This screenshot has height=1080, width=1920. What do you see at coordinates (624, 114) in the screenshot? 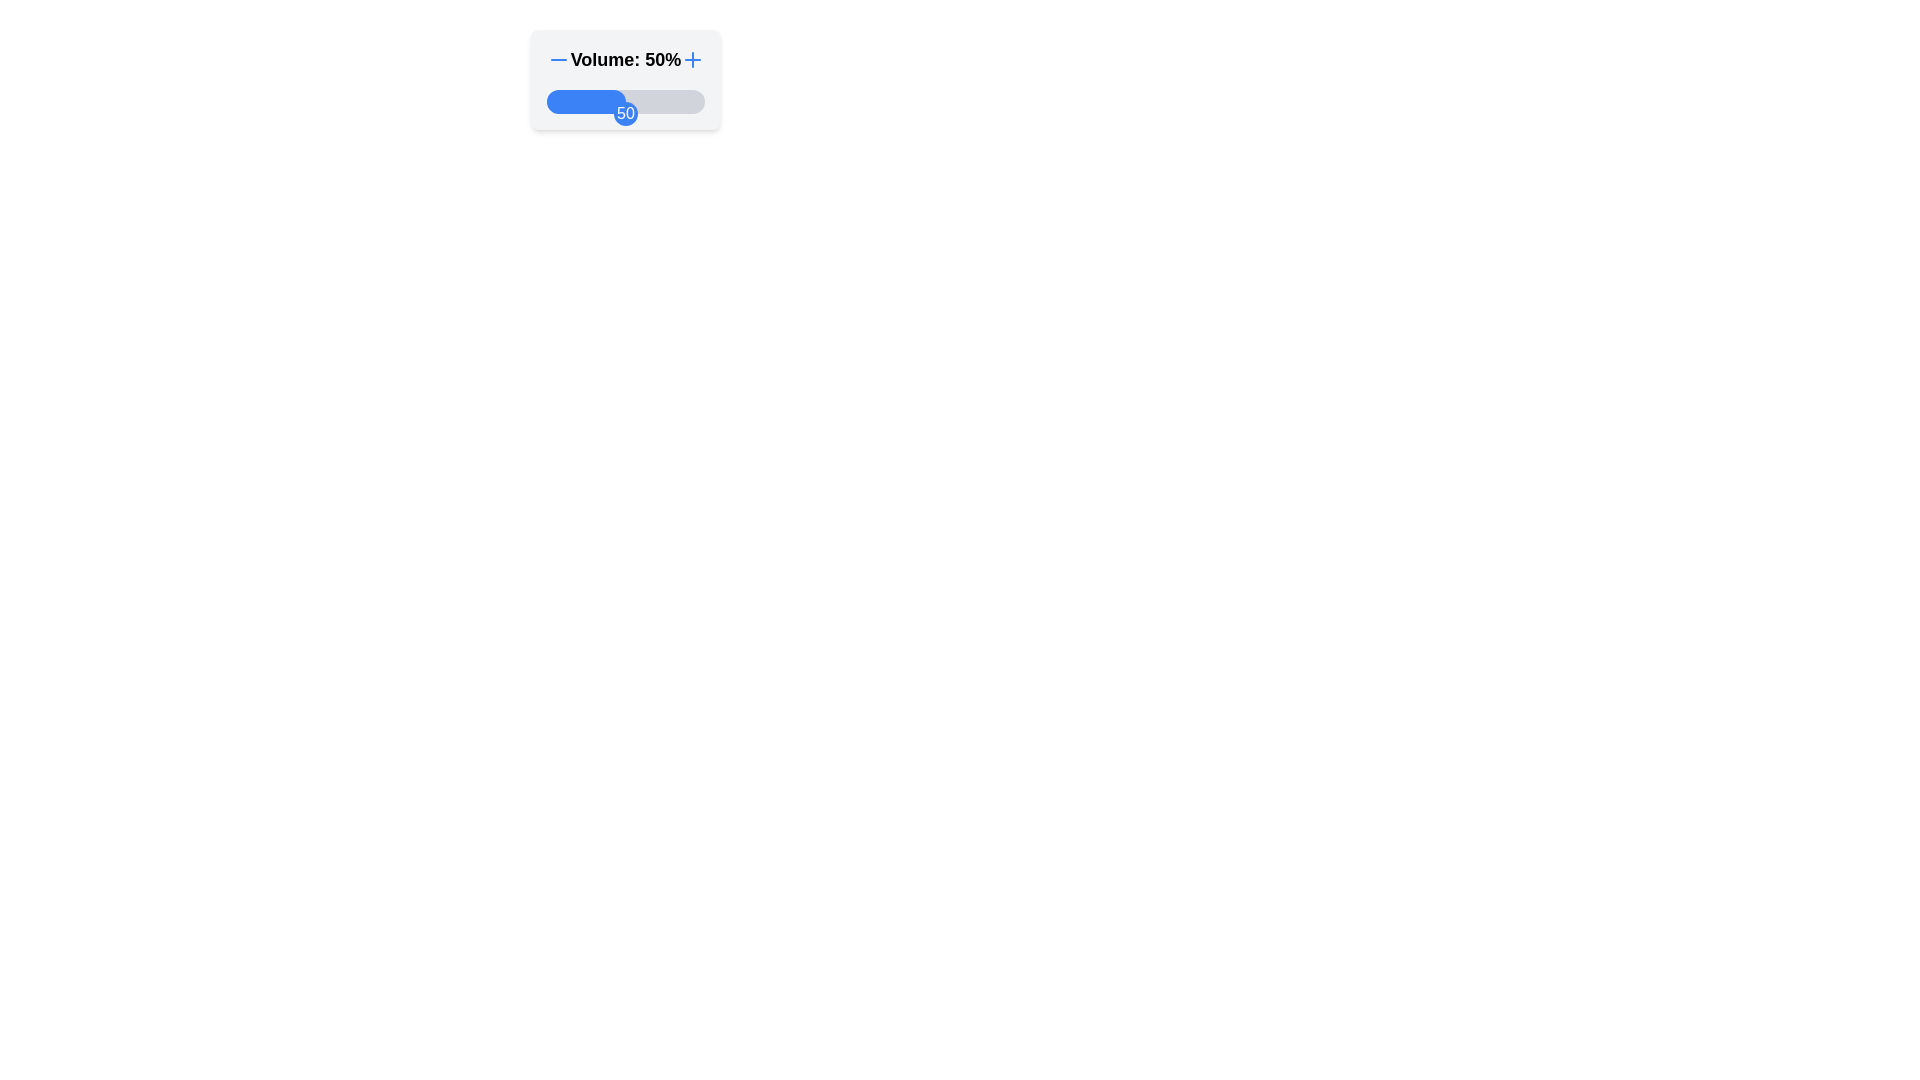
I see `the progress indicator located at the middle-right side of the progress bar, which visually aligns with the 50% mark` at bounding box center [624, 114].